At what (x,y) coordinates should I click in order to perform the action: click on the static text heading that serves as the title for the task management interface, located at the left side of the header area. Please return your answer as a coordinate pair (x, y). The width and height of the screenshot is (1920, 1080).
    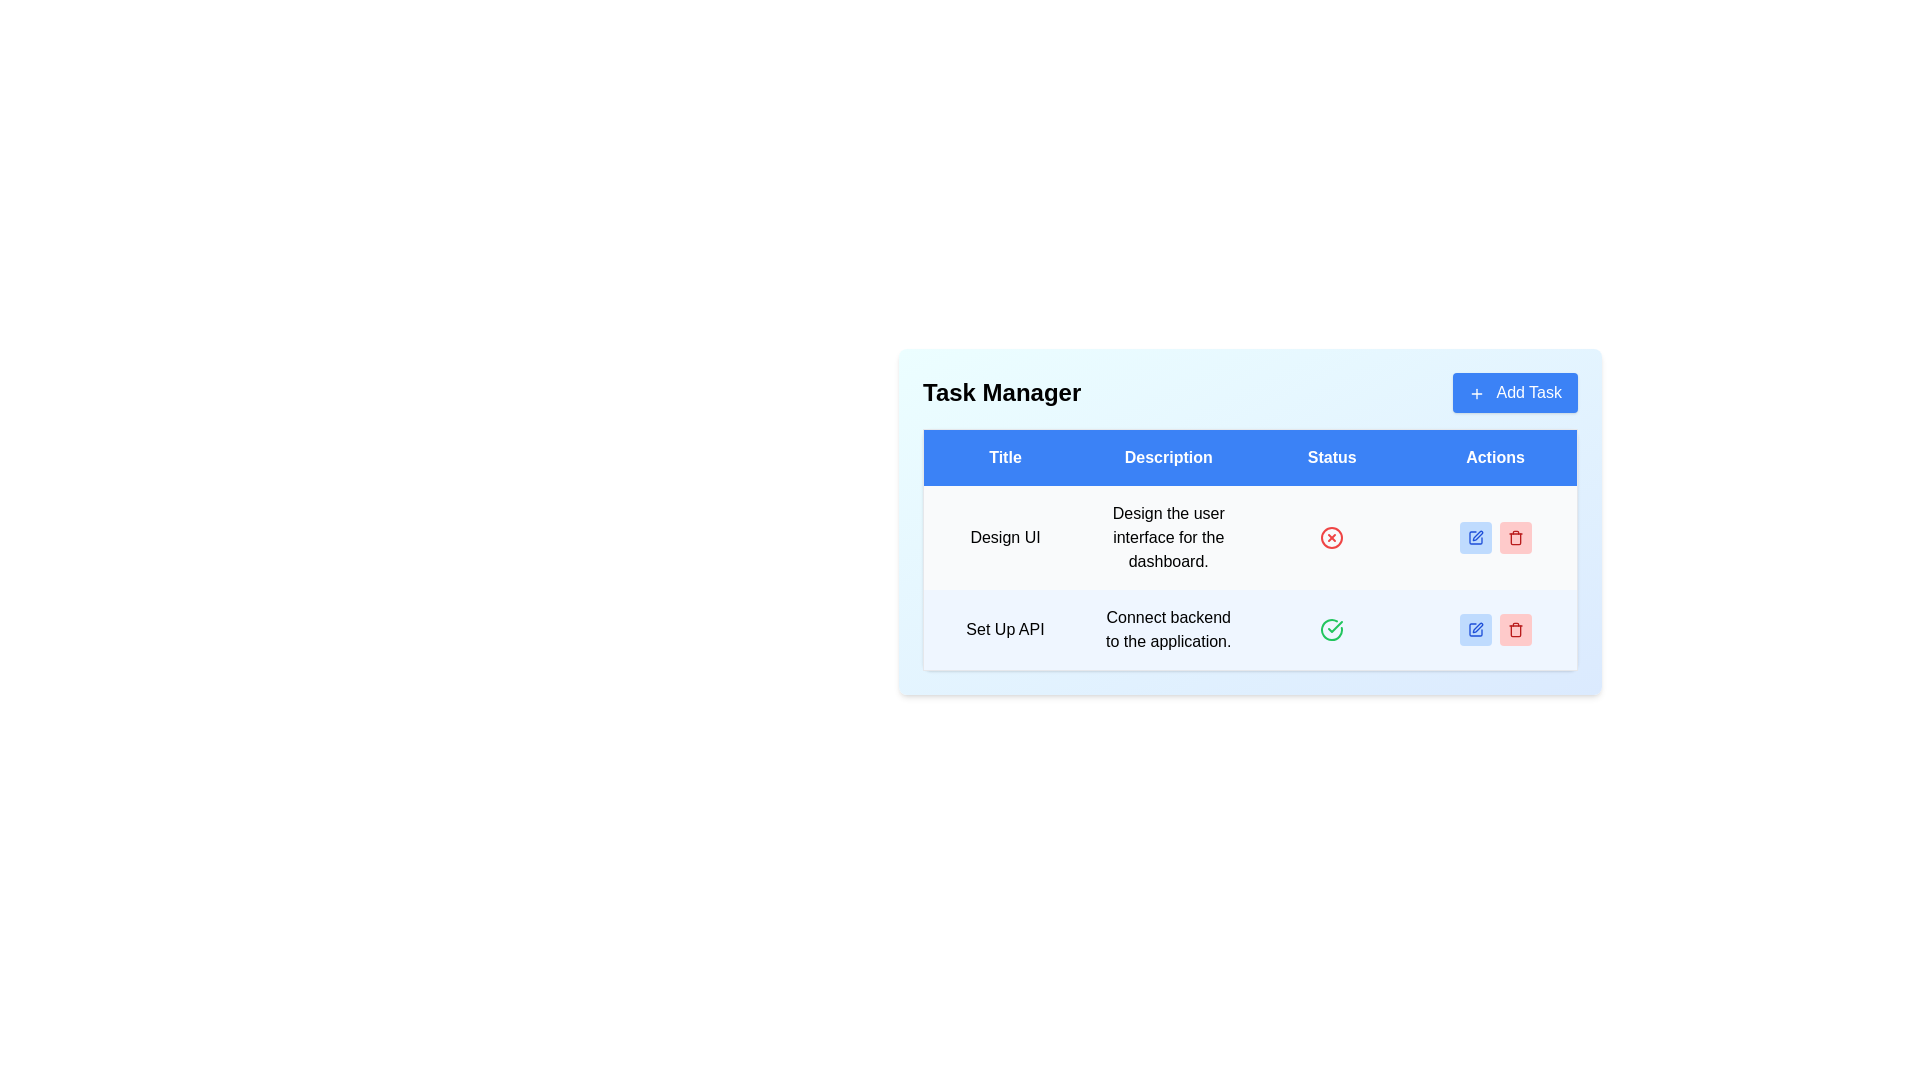
    Looking at the image, I should click on (1002, 393).